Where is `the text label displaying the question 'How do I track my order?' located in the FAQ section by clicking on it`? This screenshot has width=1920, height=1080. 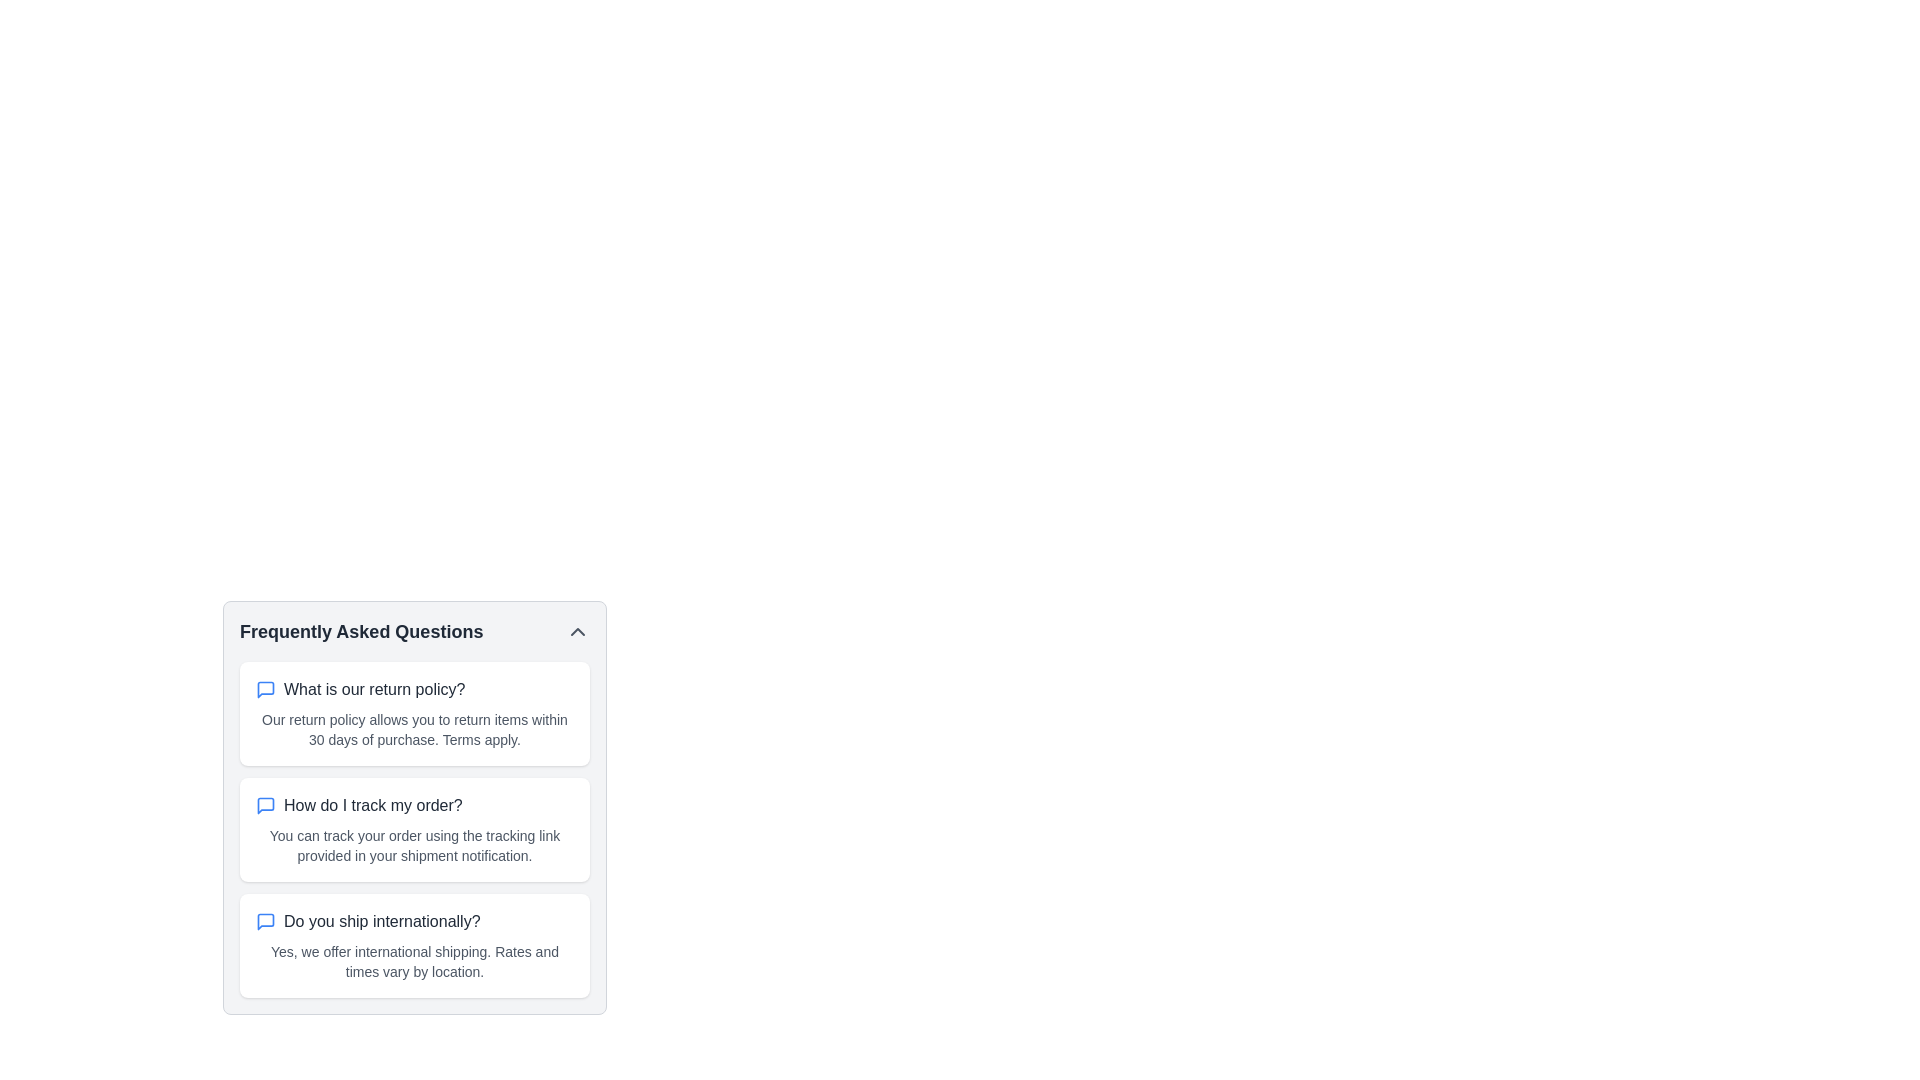 the text label displaying the question 'How do I track my order?' located in the FAQ section by clicking on it is located at coordinates (373, 805).